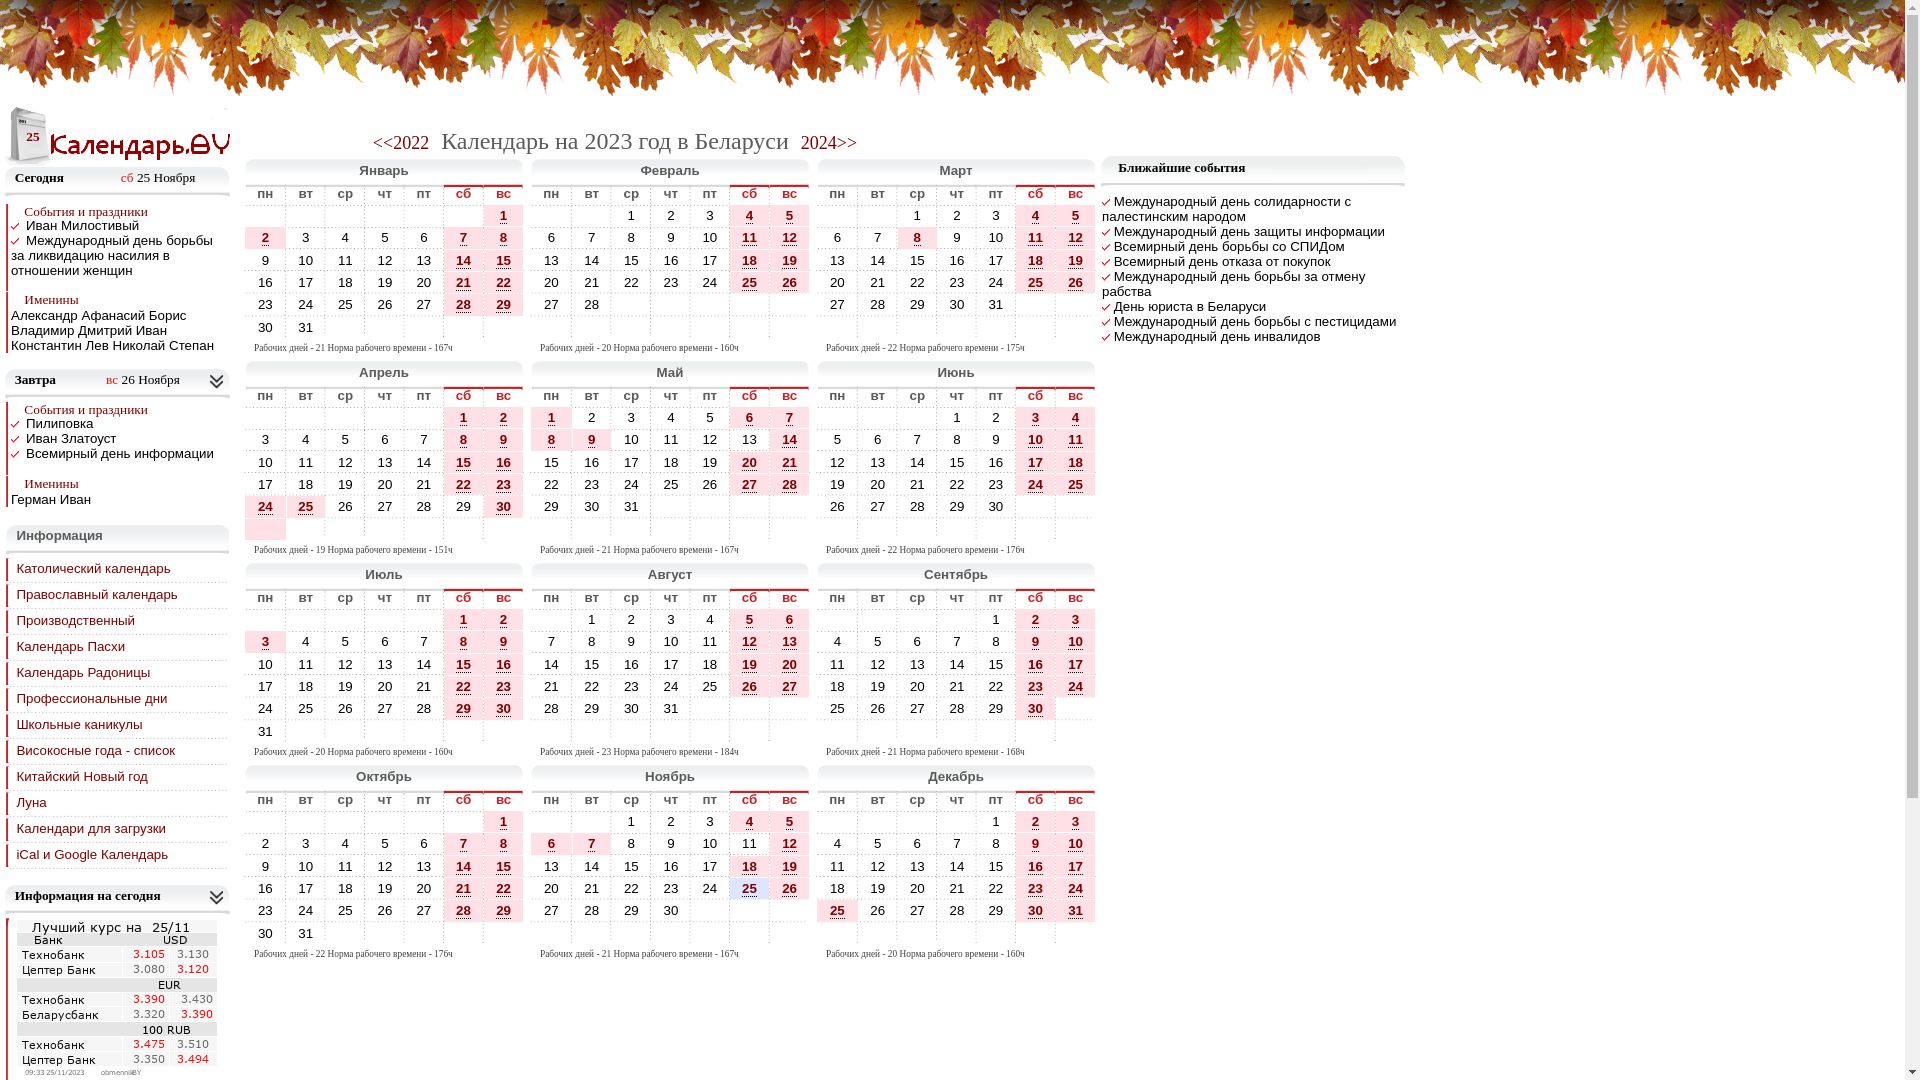 The image size is (1920, 1080). Describe the element at coordinates (462, 259) in the screenshot. I see `'14'` at that location.